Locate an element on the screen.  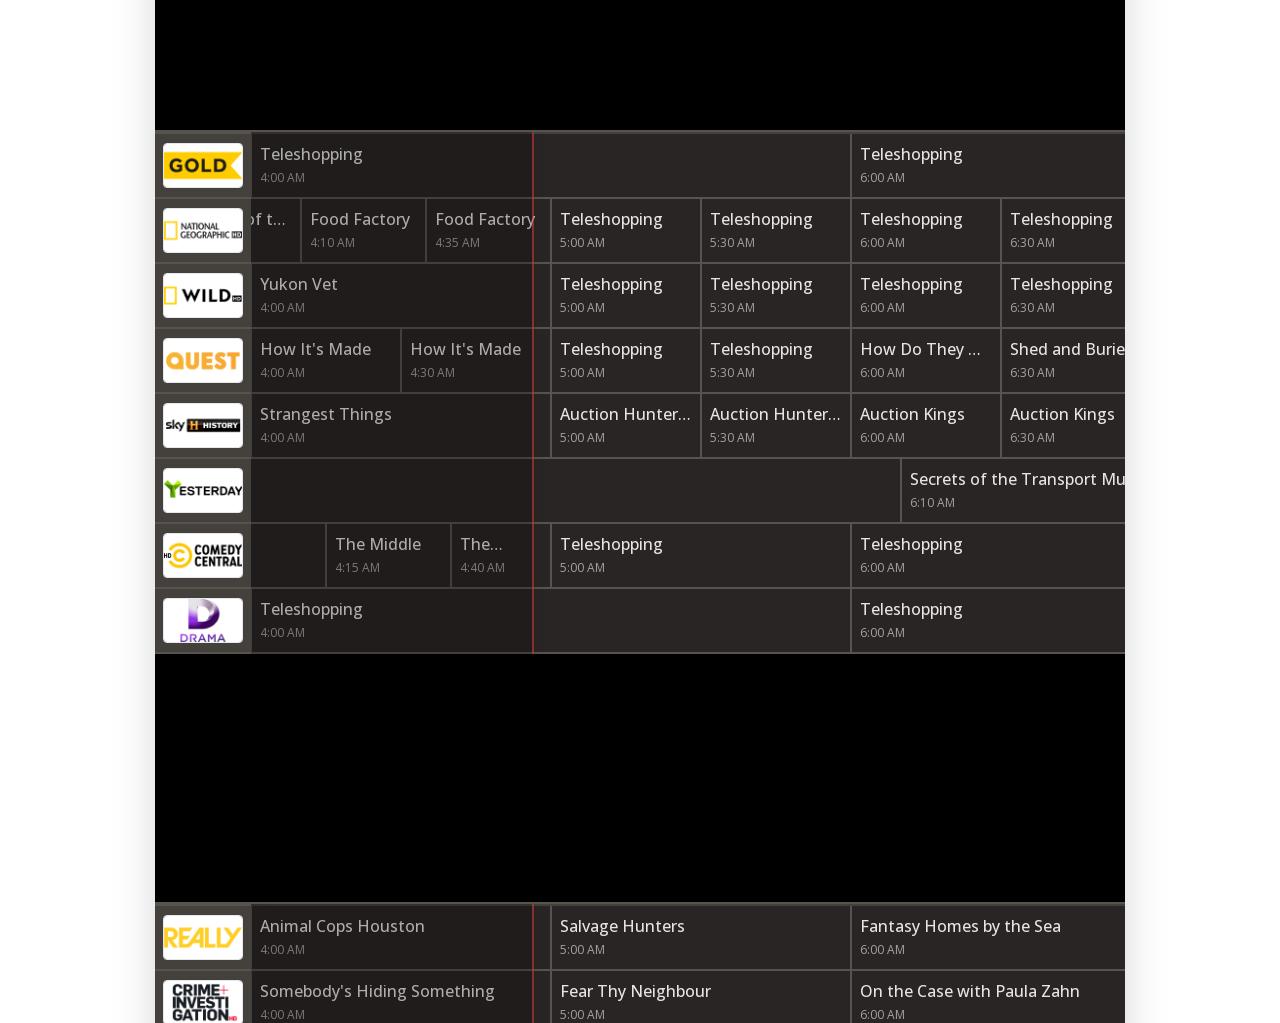
'4:35 AM' is located at coordinates (456, 242).